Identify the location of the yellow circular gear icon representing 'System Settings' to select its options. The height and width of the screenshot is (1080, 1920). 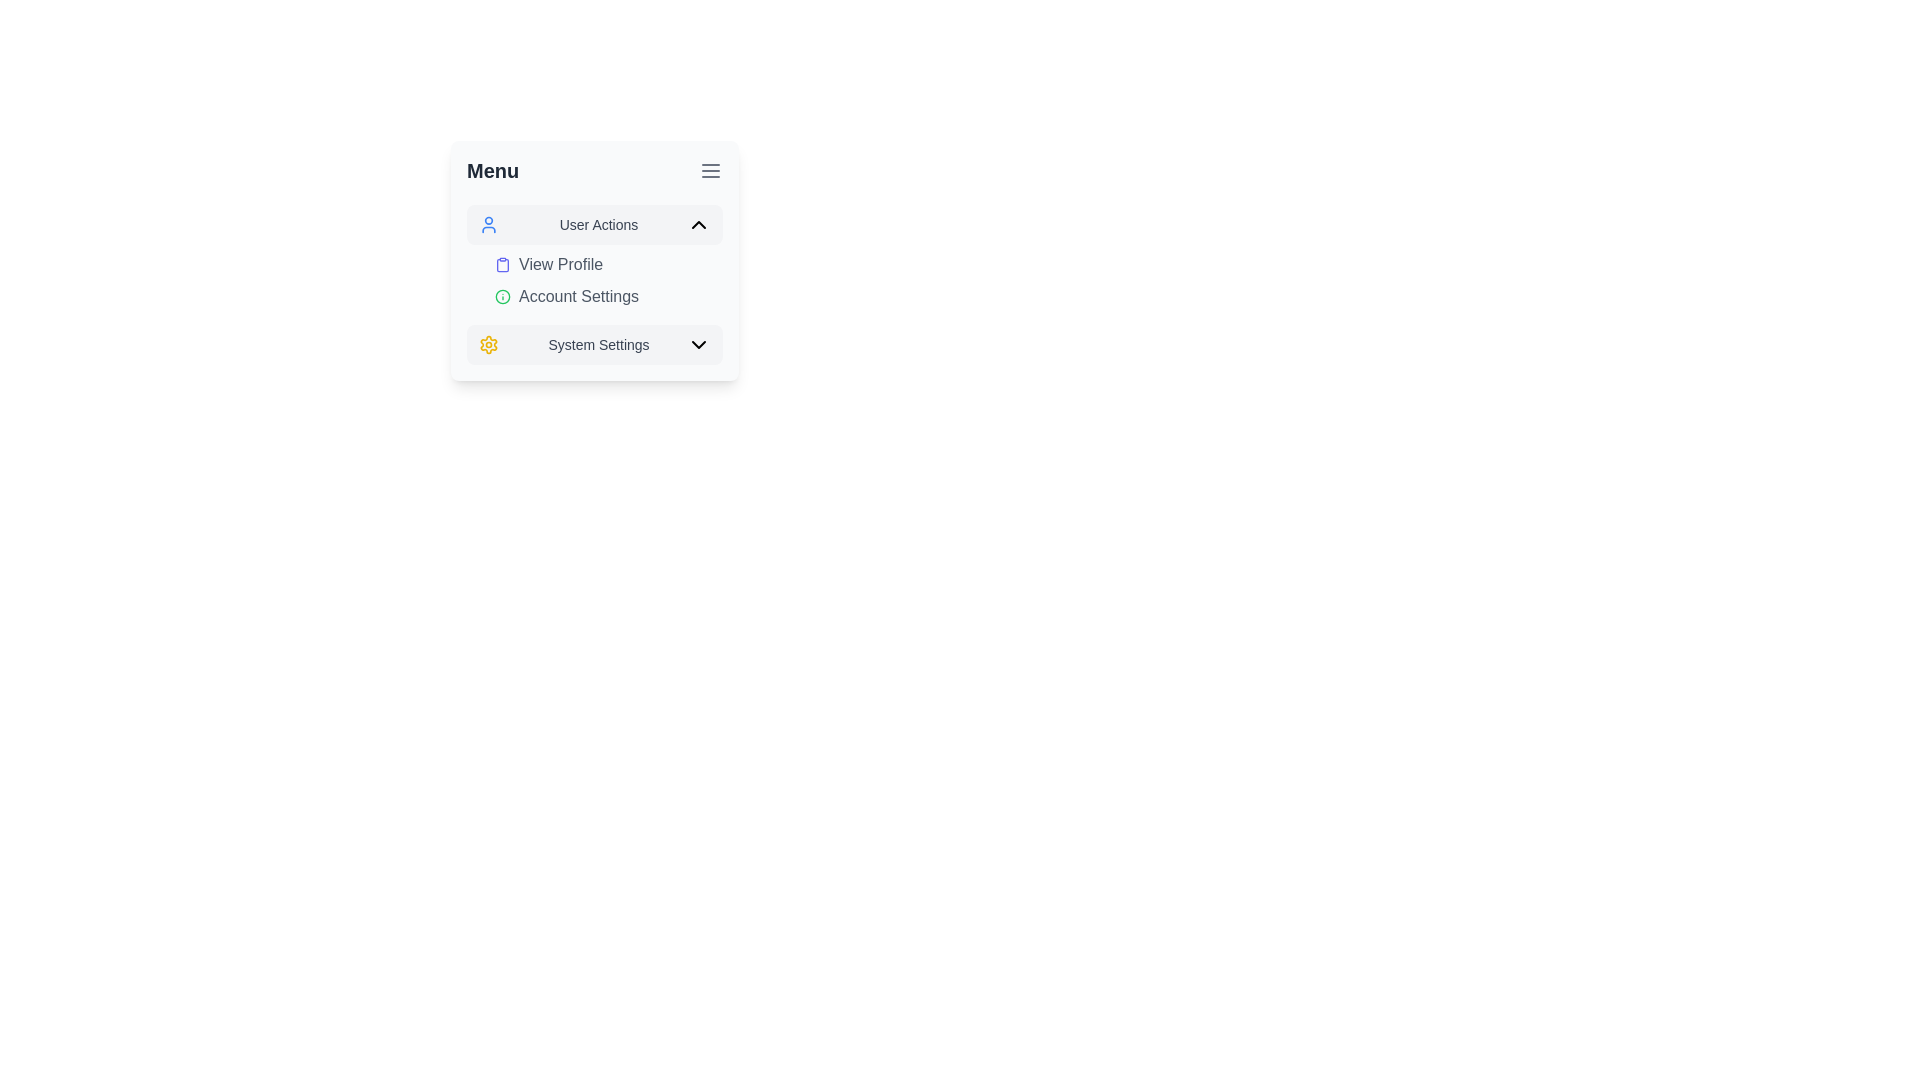
(489, 343).